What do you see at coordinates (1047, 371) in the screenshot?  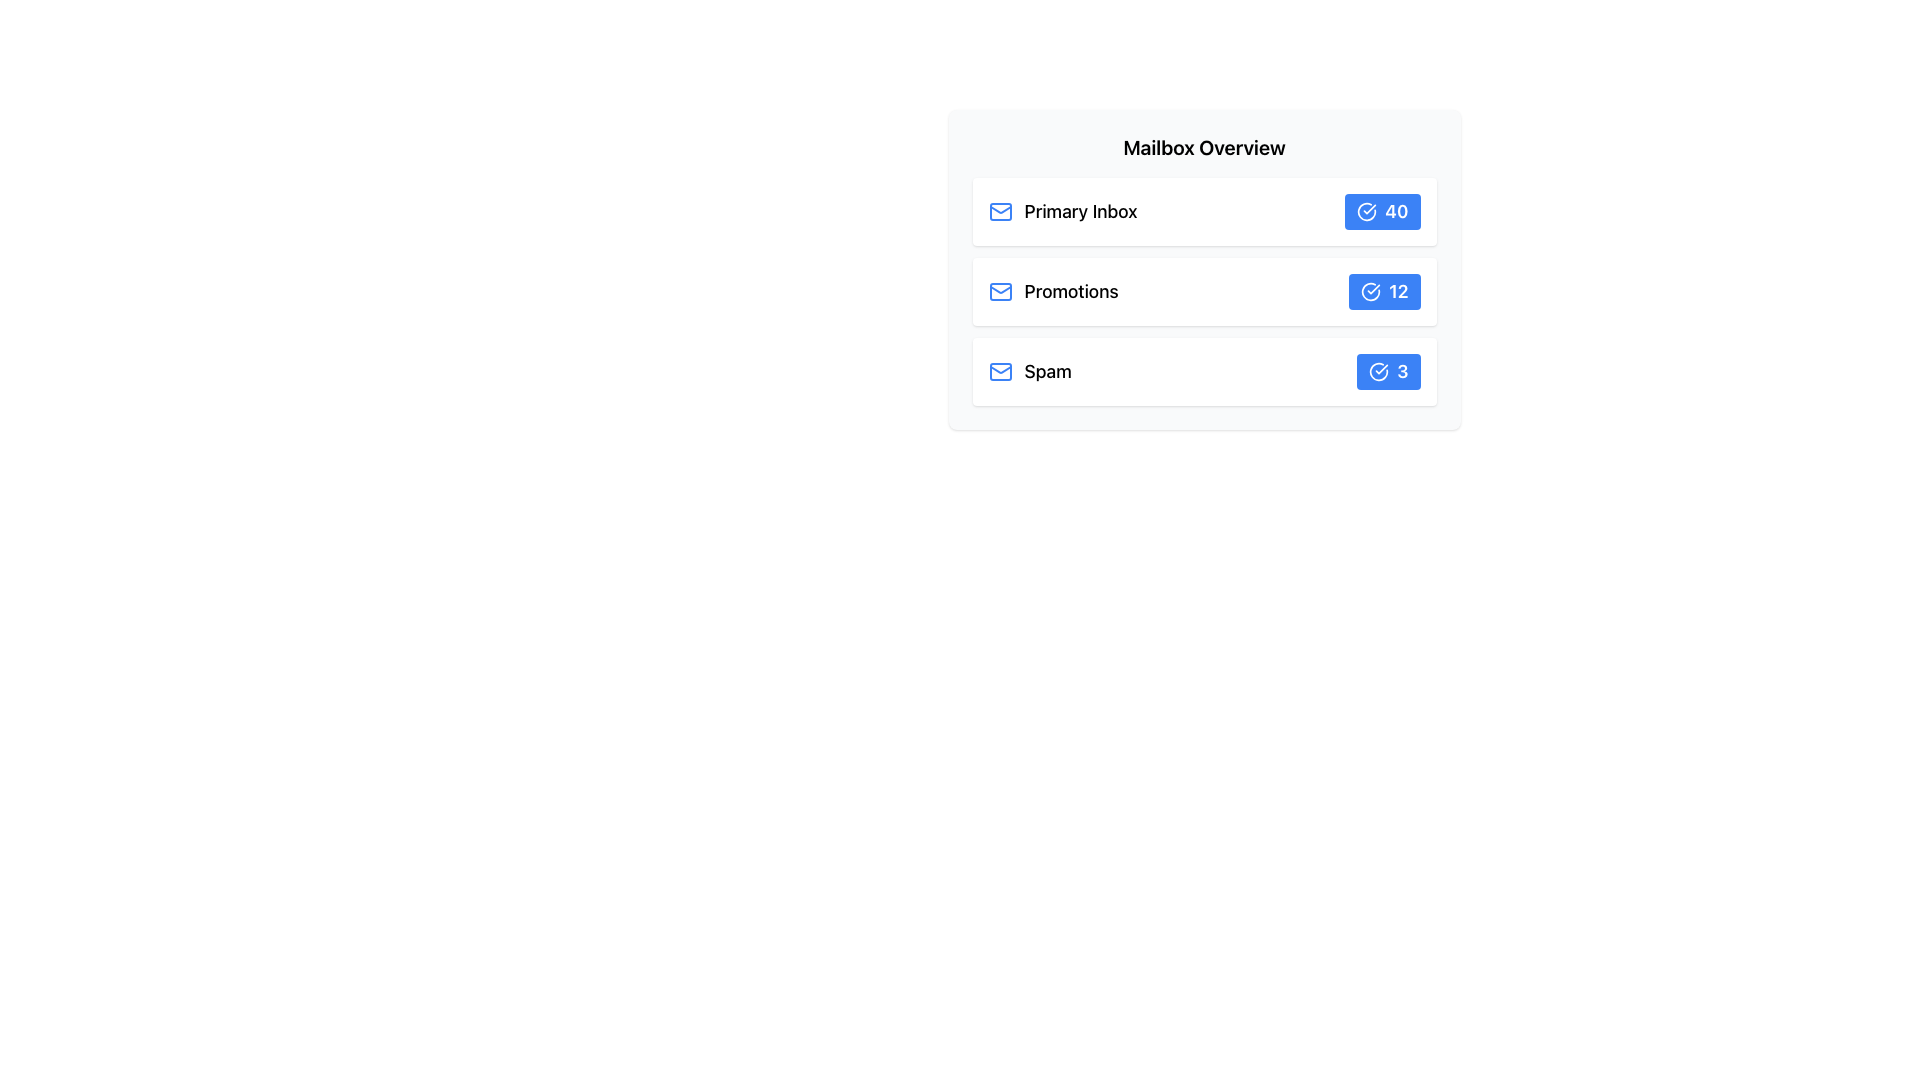 I see `the Text Label that identifies the 'Spam' category in the Mailbox Overview card, which is located at the bottom of a vertical list and is accompanied by an envelope icon and a numeric indicator` at bounding box center [1047, 371].